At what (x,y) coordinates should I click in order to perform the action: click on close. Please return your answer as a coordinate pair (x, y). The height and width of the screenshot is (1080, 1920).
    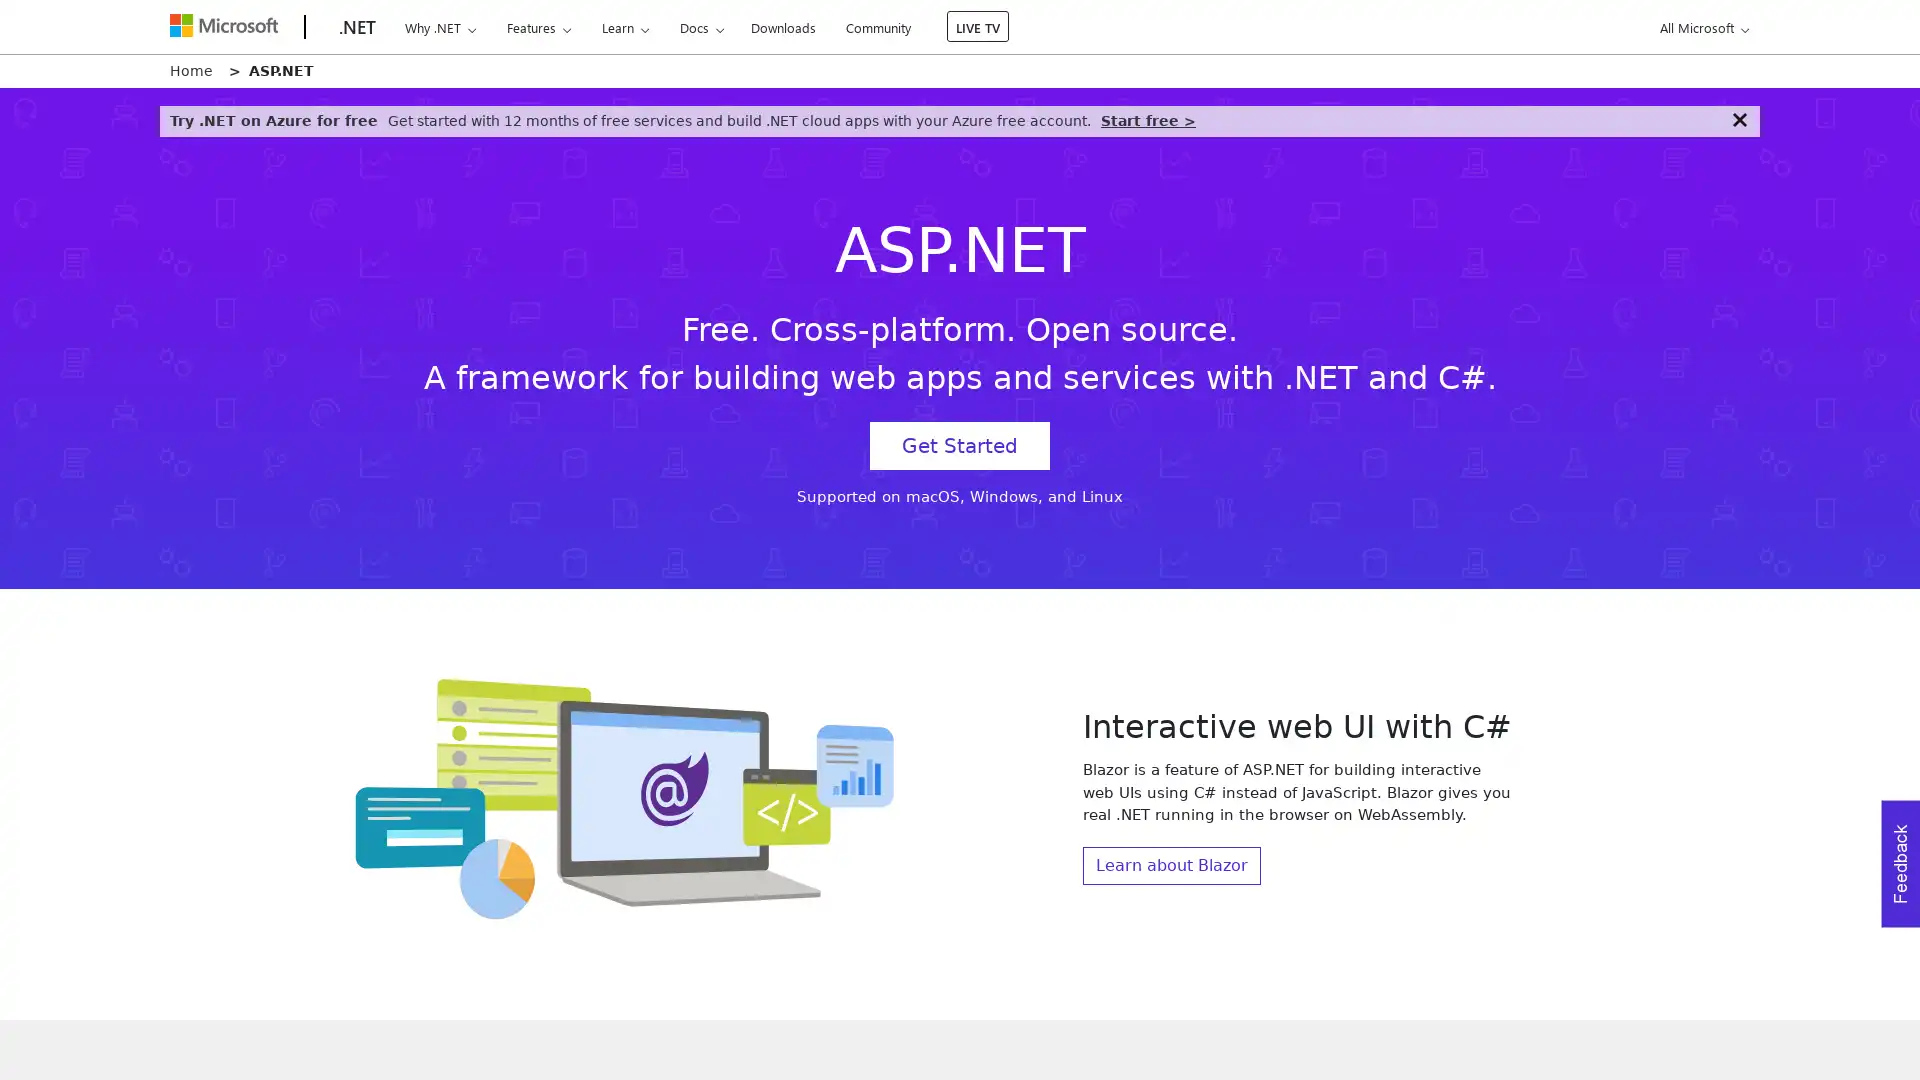
    Looking at the image, I should click on (1738, 119).